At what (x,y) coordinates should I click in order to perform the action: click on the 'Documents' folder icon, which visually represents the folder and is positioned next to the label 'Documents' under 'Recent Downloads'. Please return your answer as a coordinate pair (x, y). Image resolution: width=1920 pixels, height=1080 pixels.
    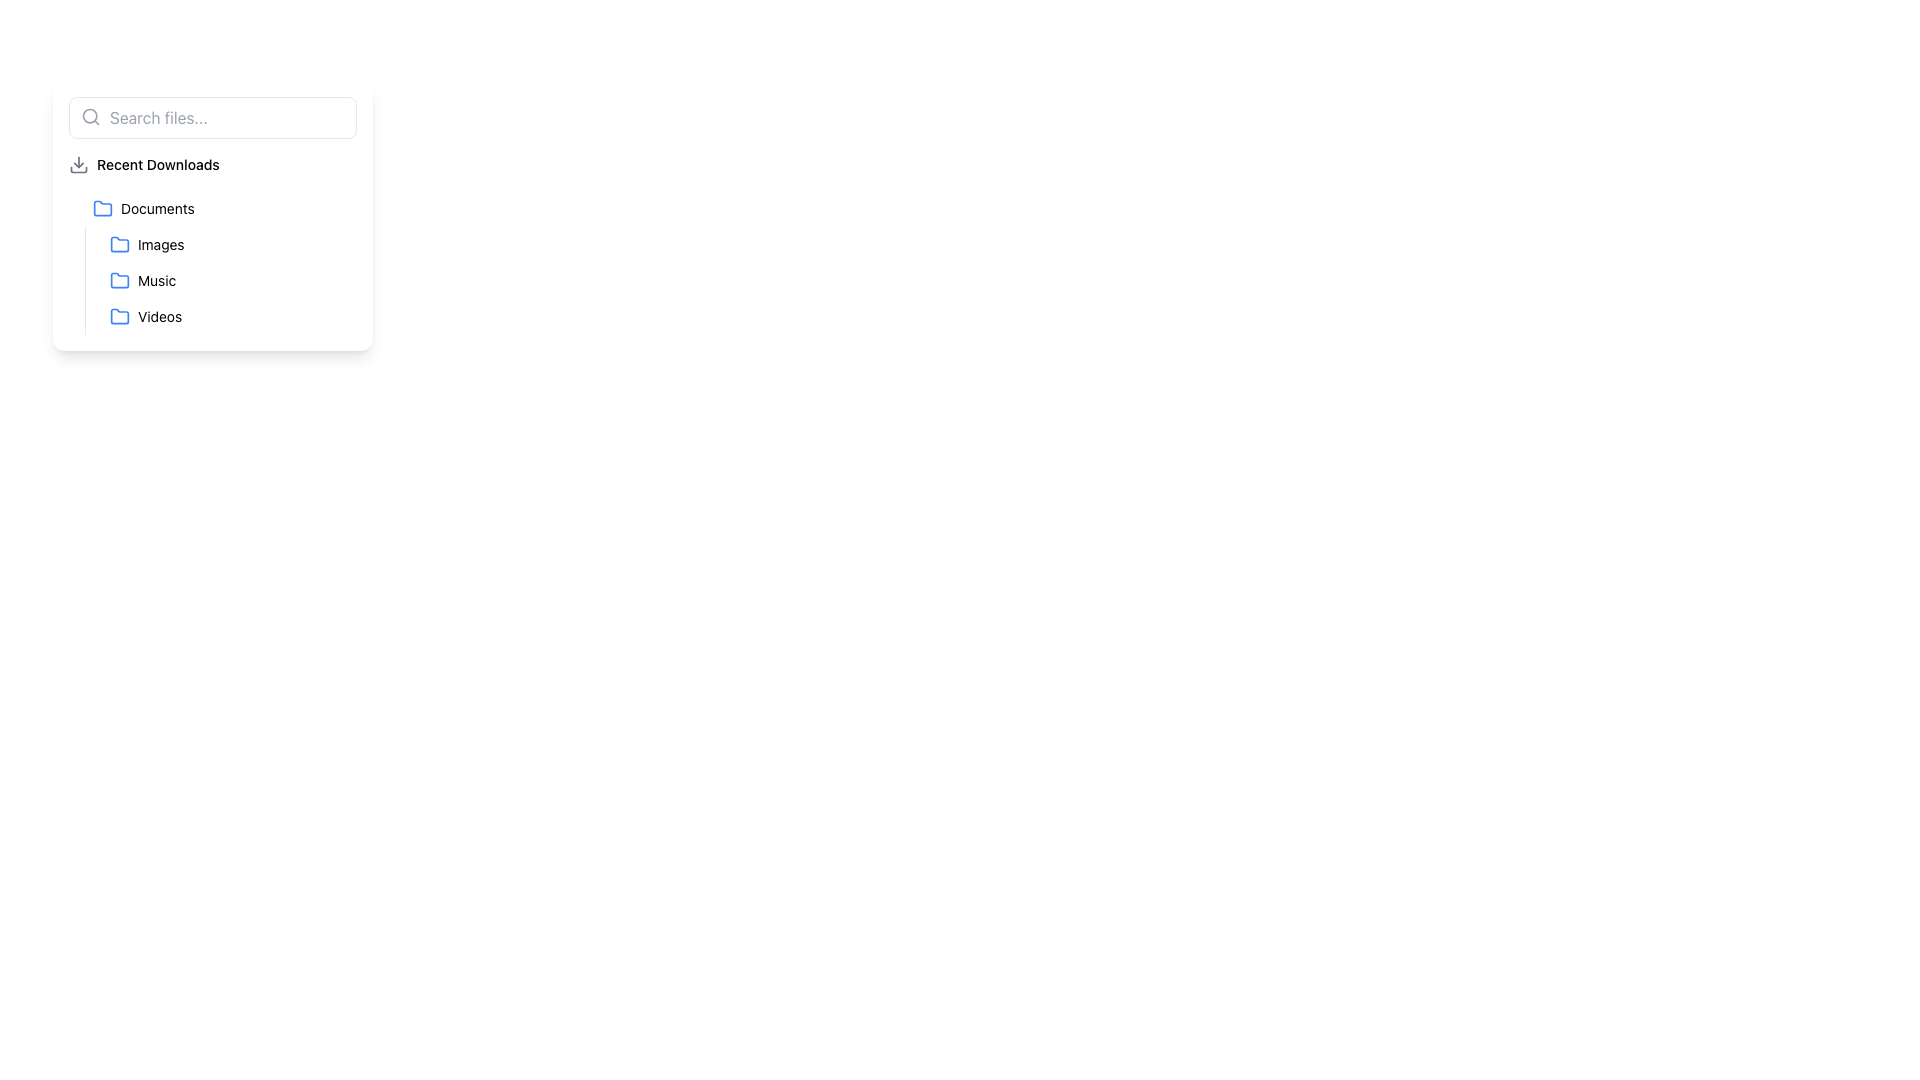
    Looking at the image, I should click on (101, 208).